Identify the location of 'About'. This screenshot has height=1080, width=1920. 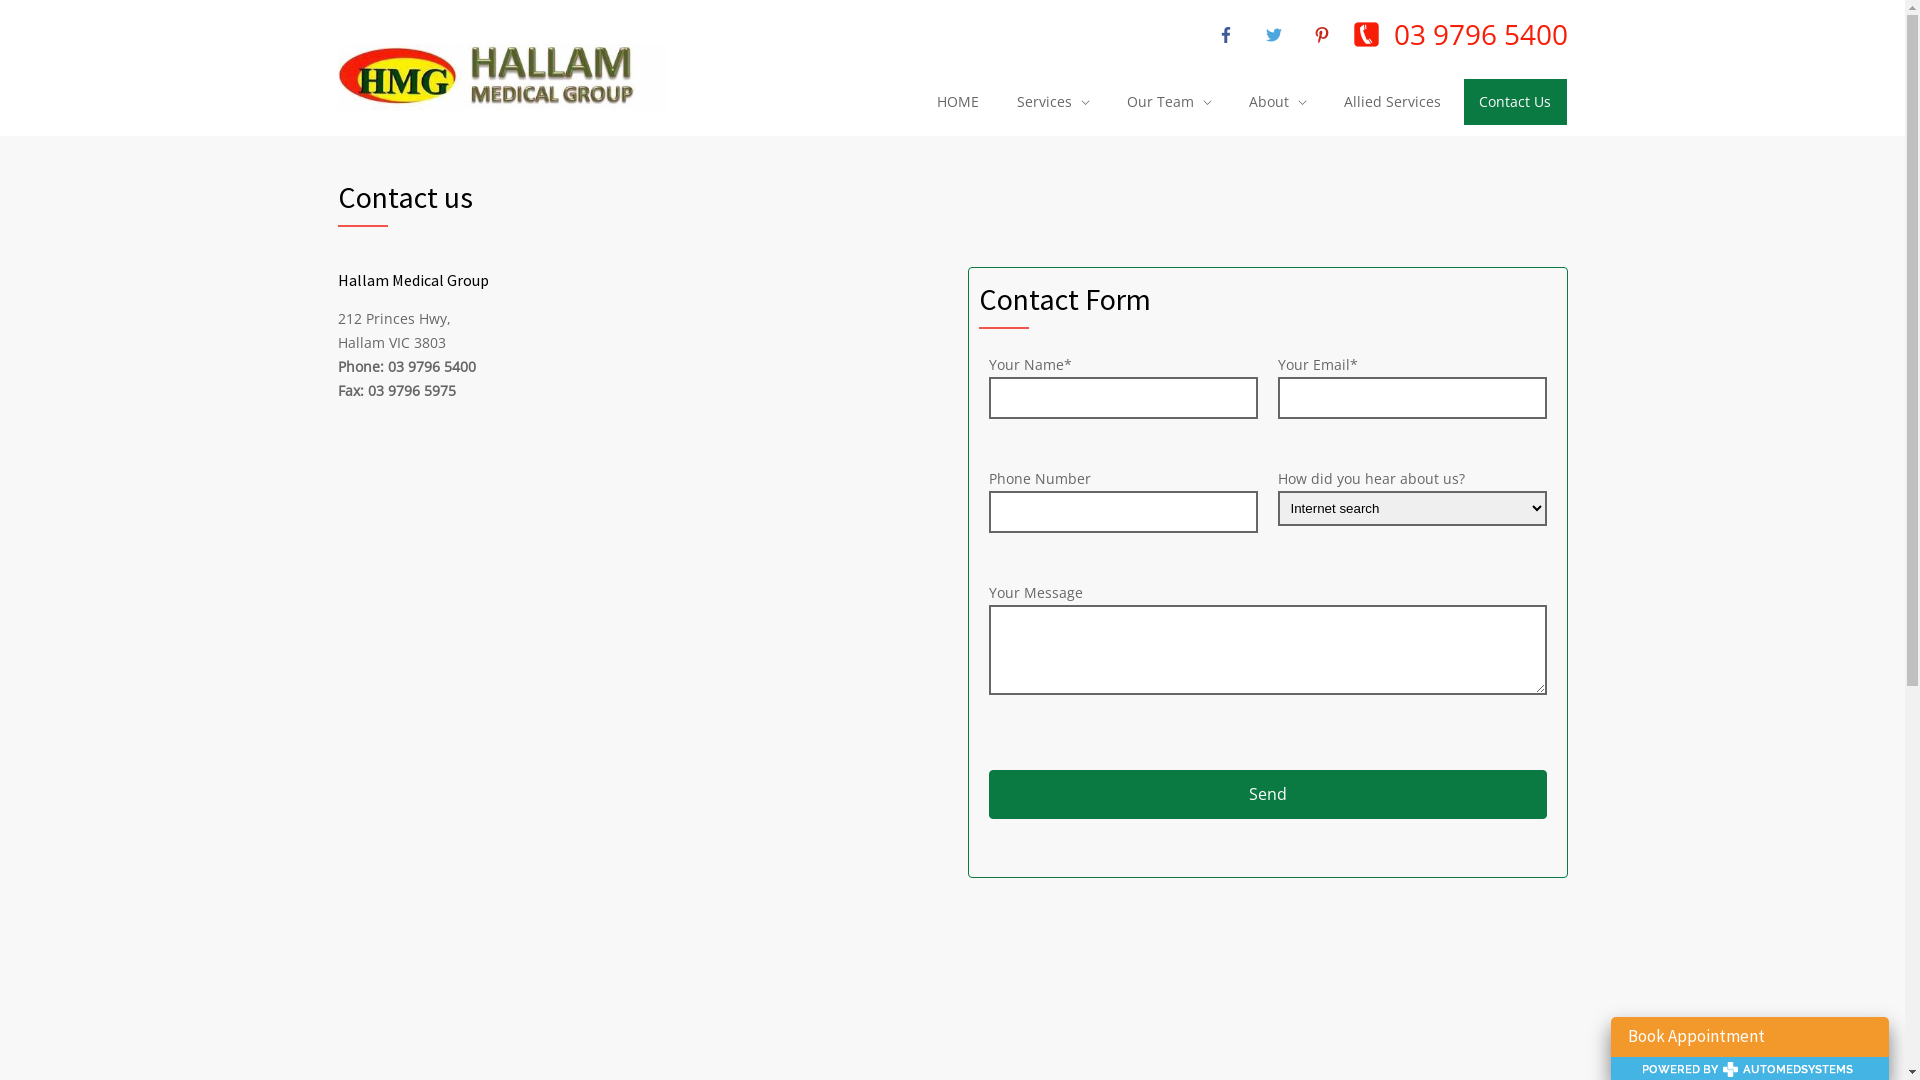
(1231, 101).